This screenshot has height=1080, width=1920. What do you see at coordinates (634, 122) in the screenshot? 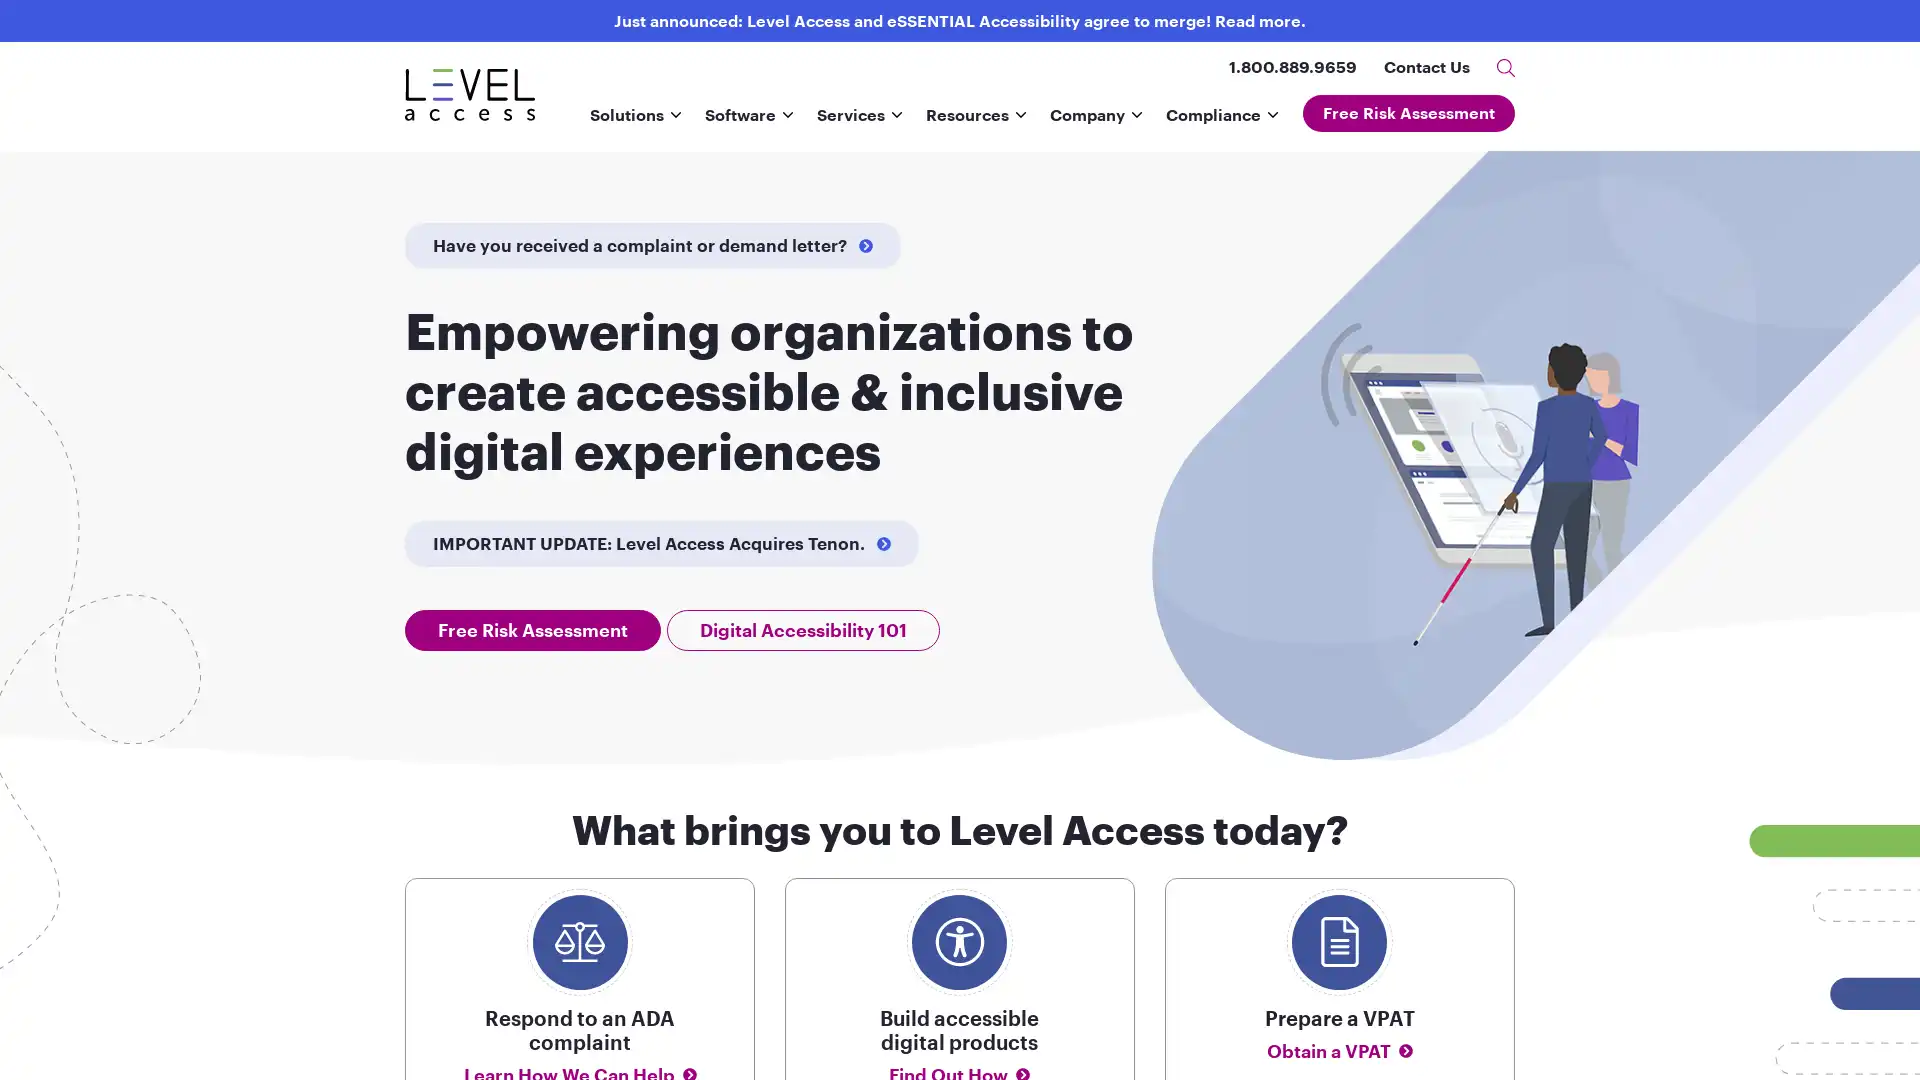
I see `Solutions` at bounding box center [634, 122].